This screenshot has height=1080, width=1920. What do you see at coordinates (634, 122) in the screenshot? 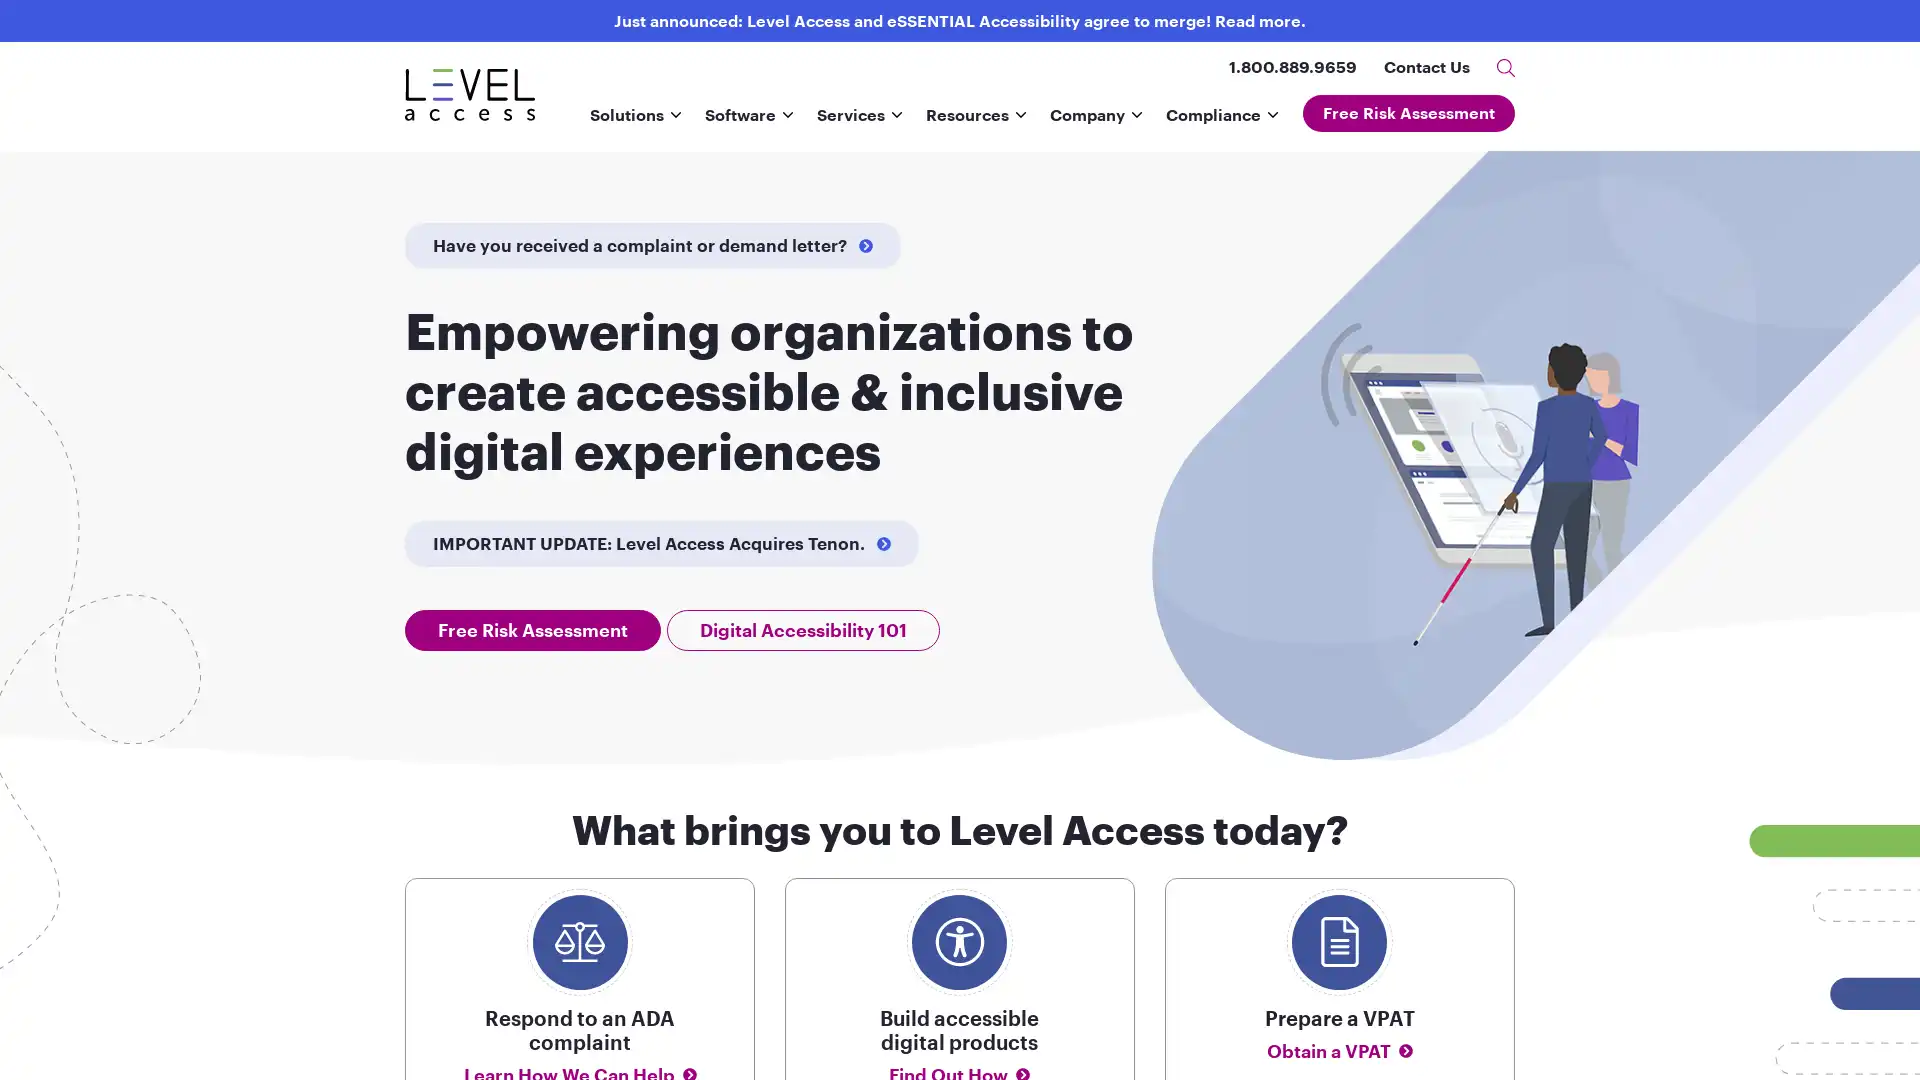
I see `Solutions` at bounding box center [634, 122].